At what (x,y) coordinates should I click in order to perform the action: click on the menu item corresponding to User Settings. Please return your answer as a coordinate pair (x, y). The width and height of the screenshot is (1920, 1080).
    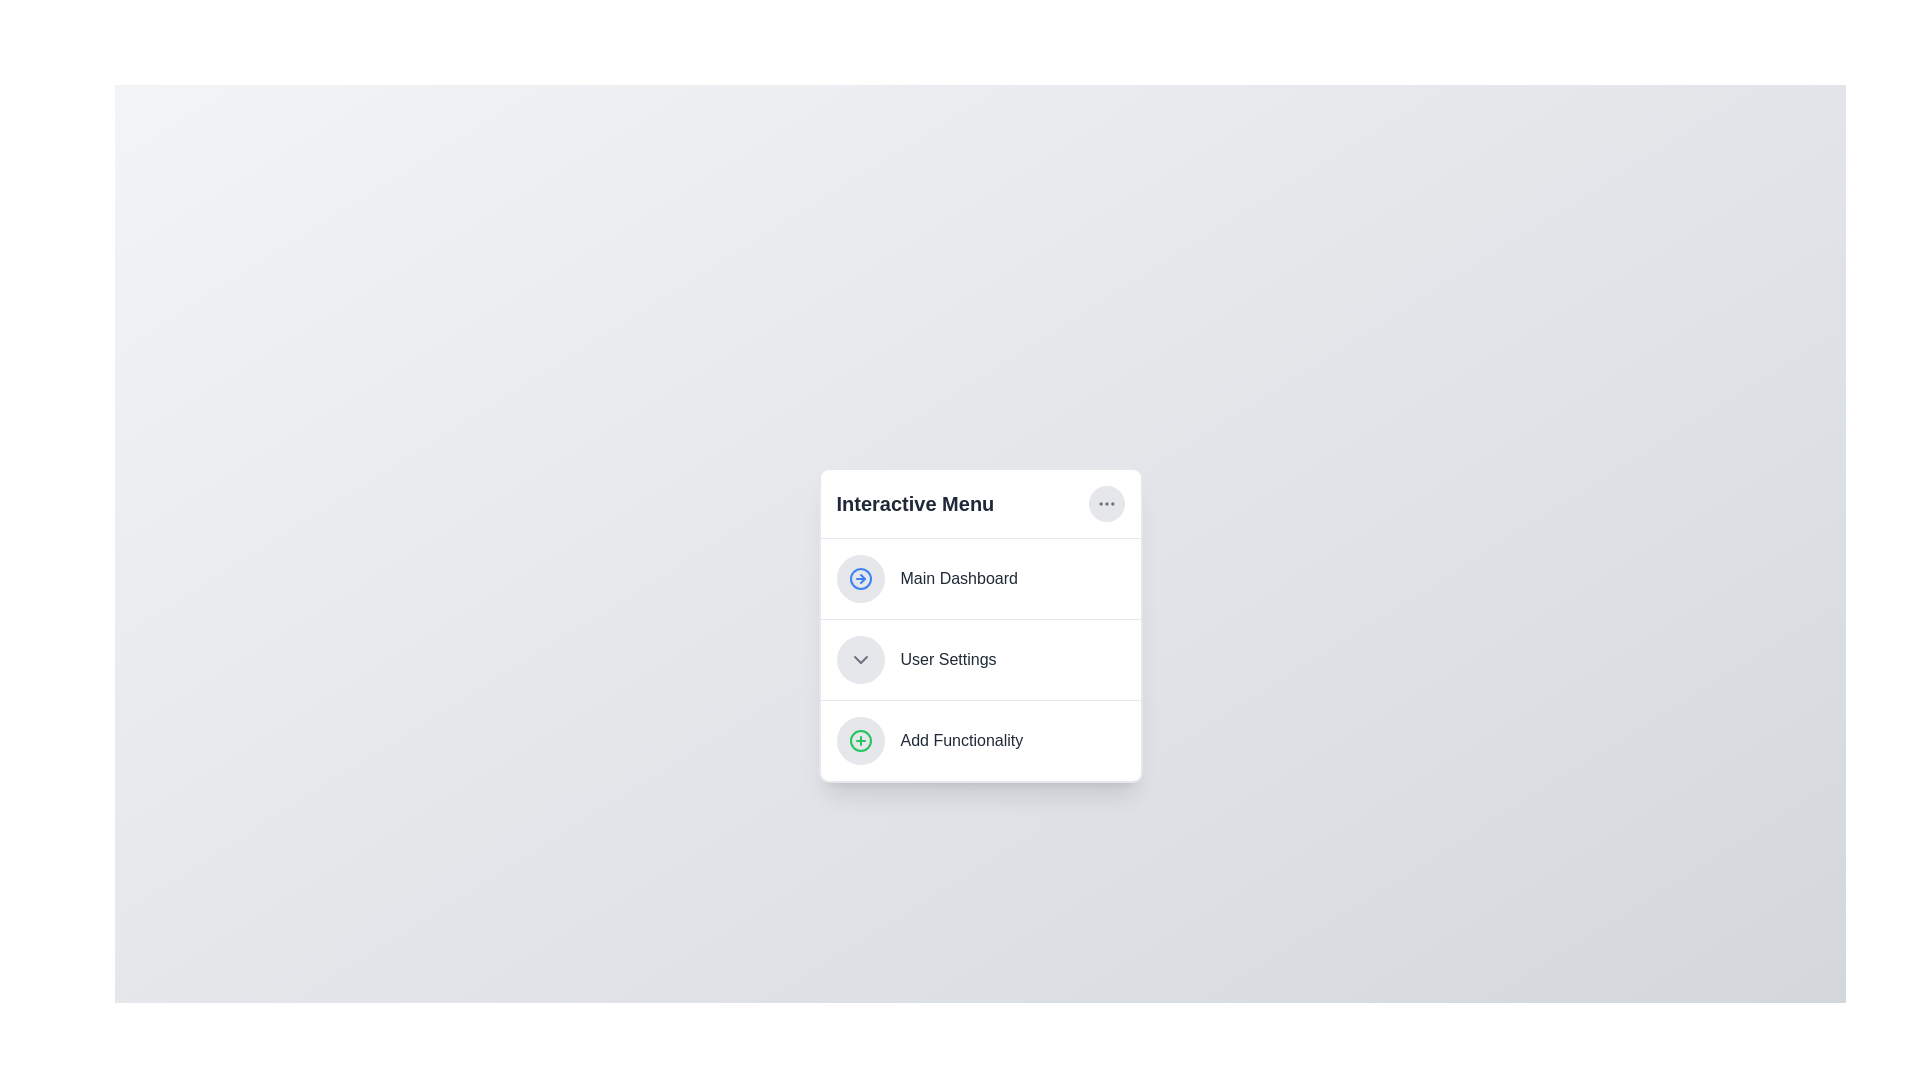
    Looking at the image, I should click on (980, 659).